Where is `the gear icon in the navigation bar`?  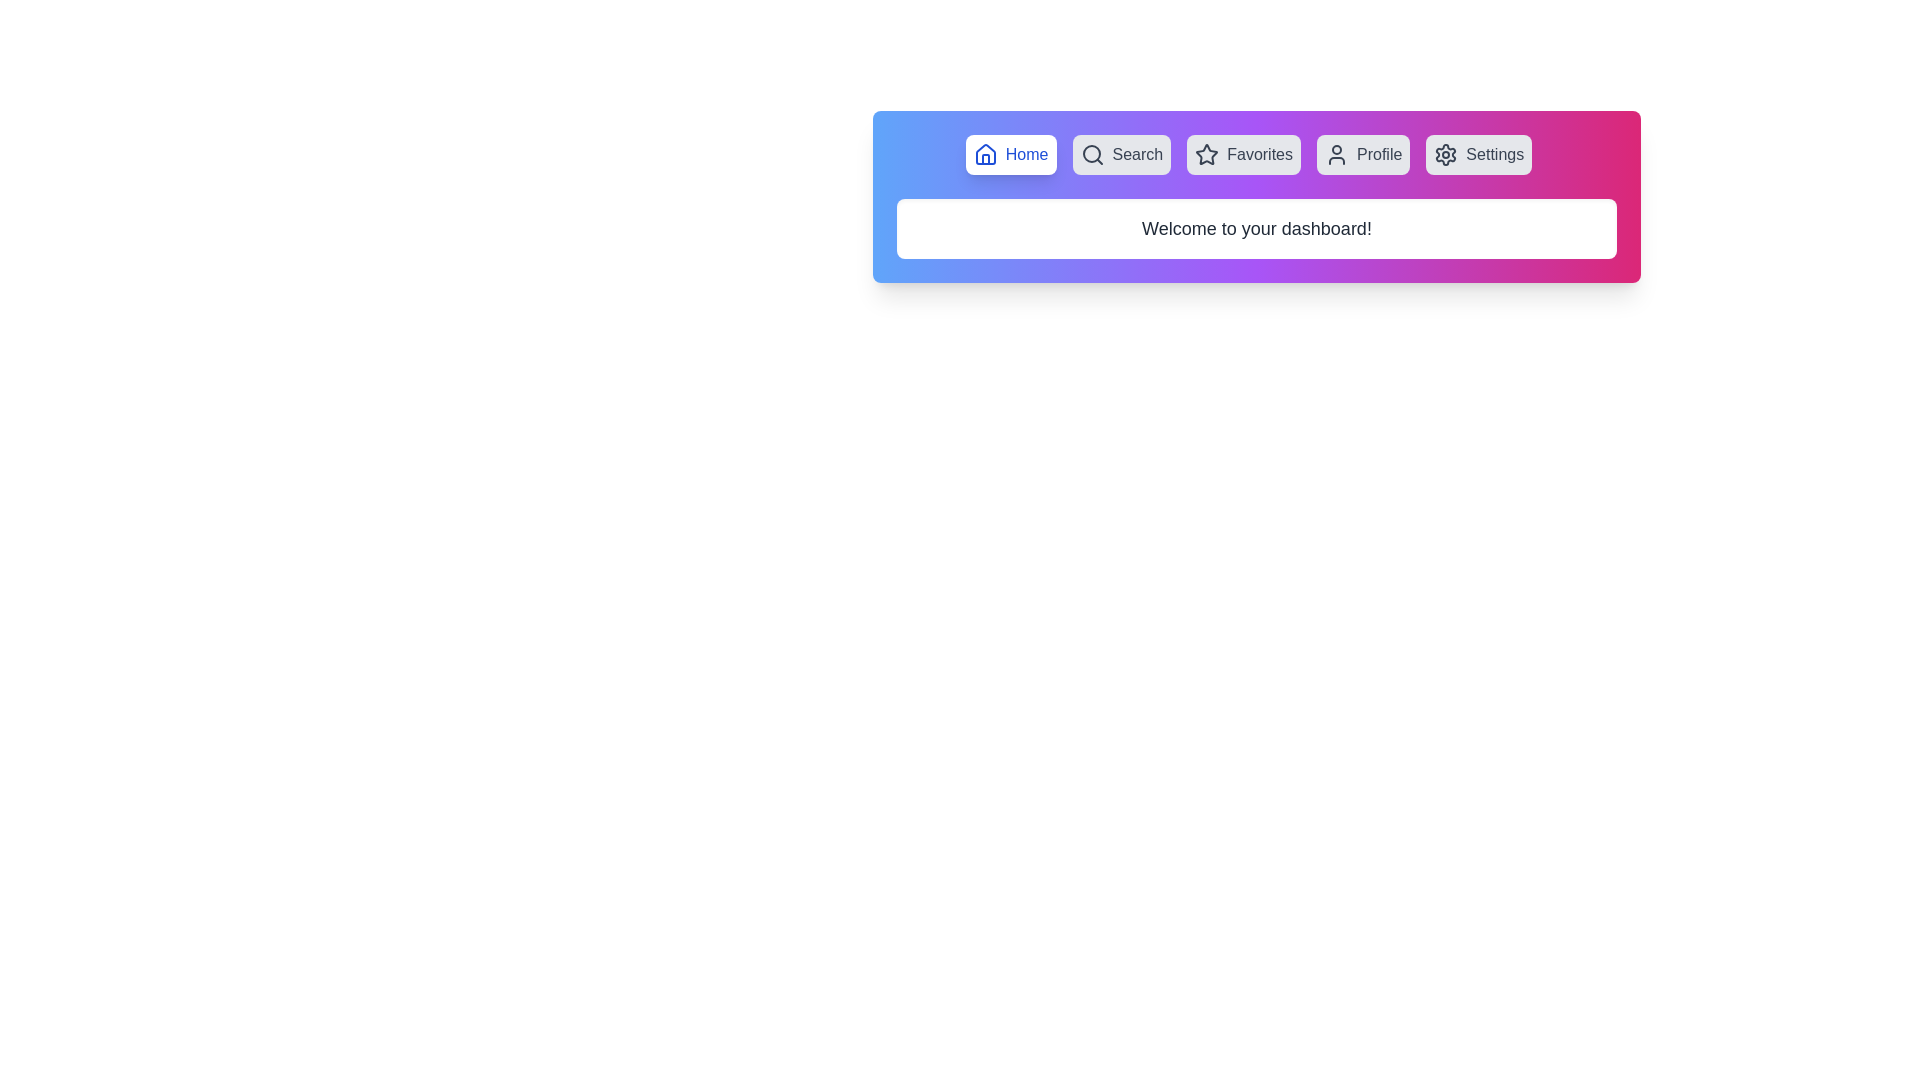
the gear icon in the navigation bar is located at coordinates (1446, 153).